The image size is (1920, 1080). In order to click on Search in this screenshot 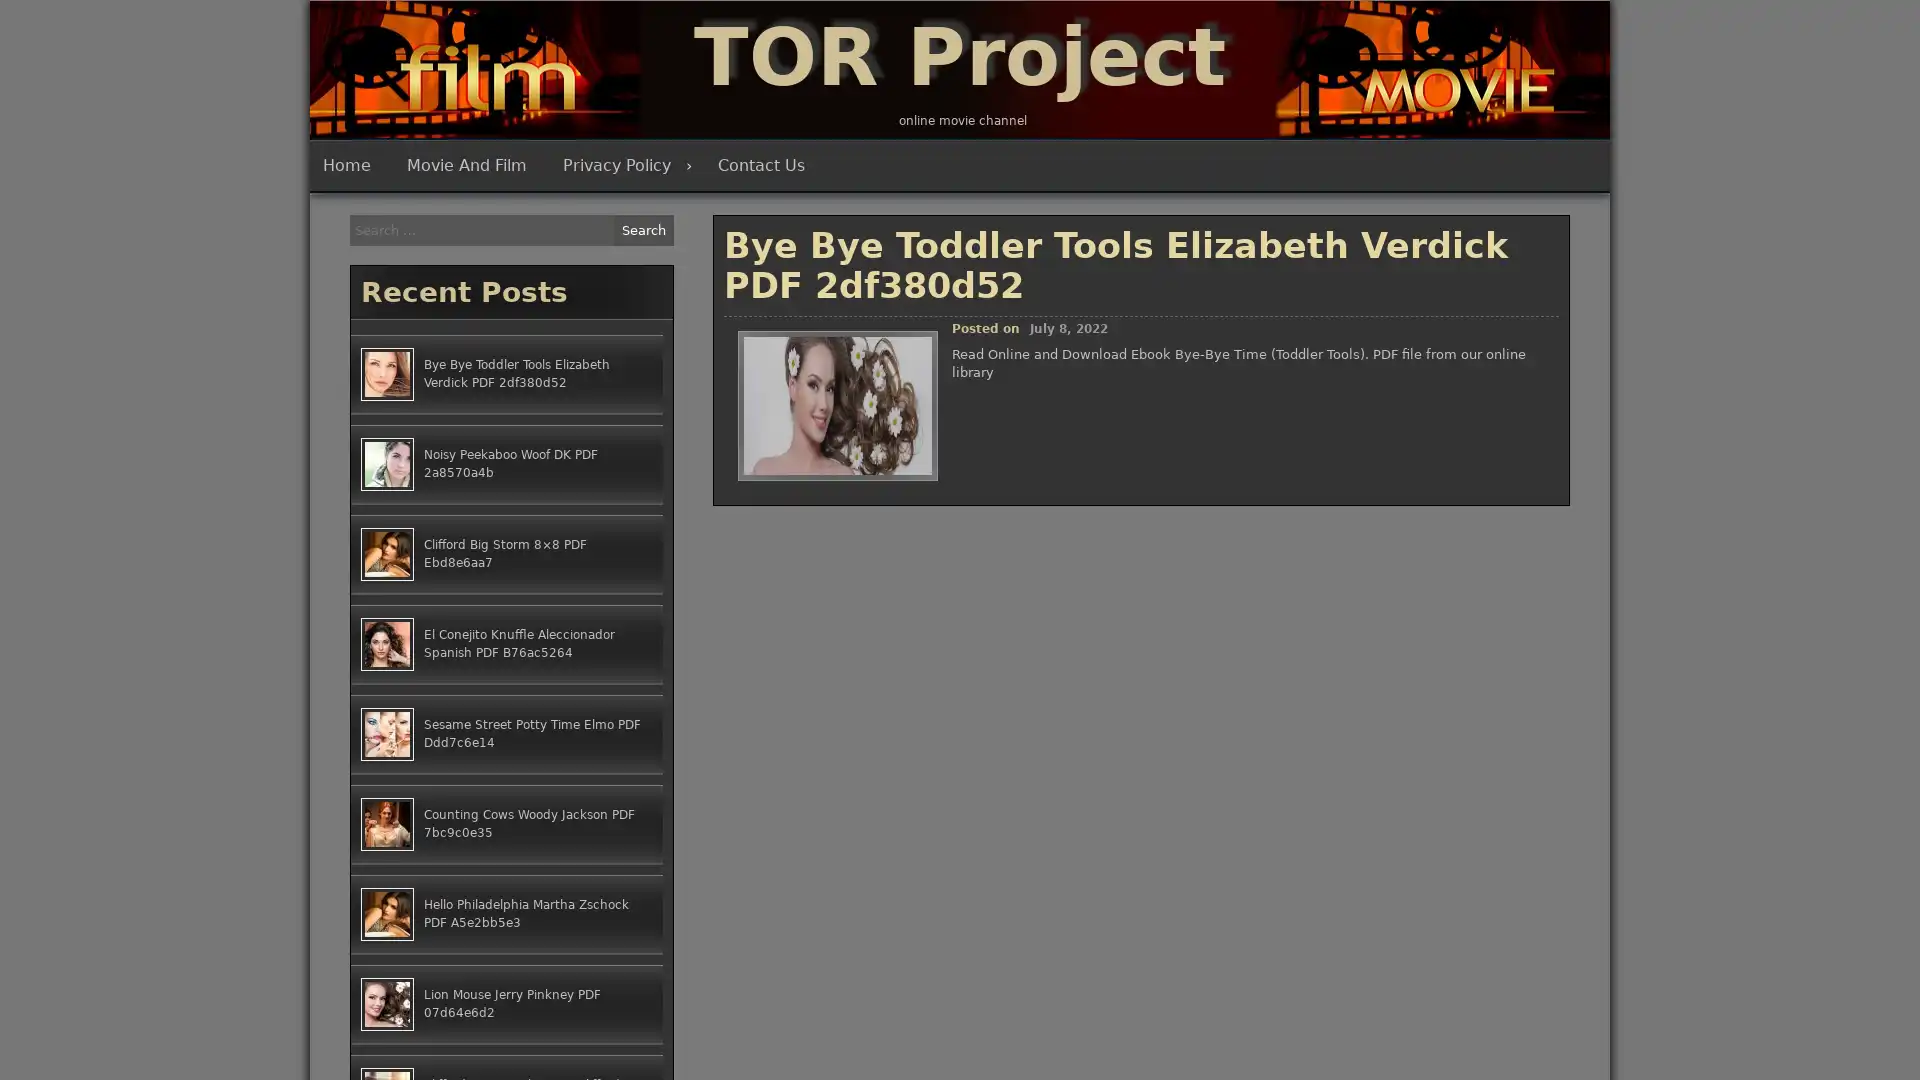, I will do `click(643, 229)`.